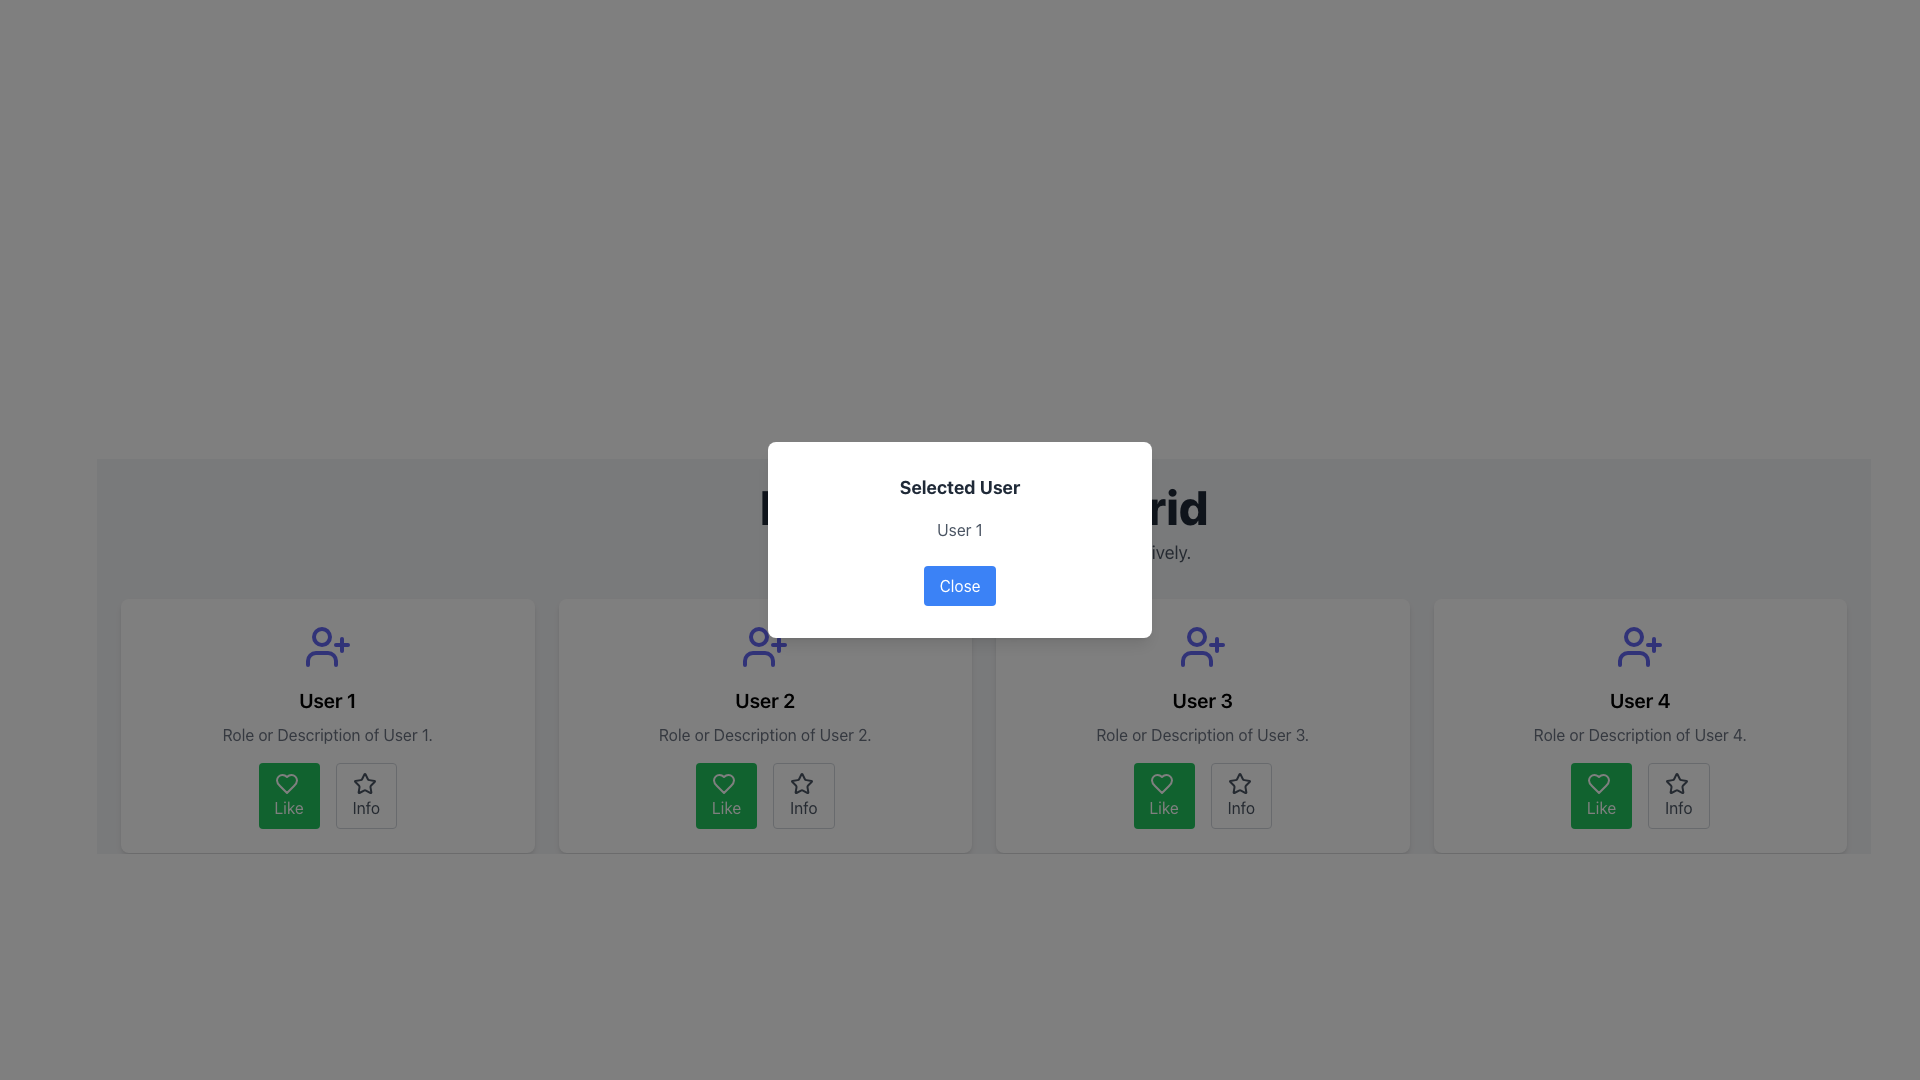 This screenshot has height=1080, width=1920. Describe the element at coordinates (1597, 782) in the screenshot. I see `the 'Like' icon for 'User 4', which is centrally located within a green button labeled 'Like' at the bottom-left of the card` at that location.